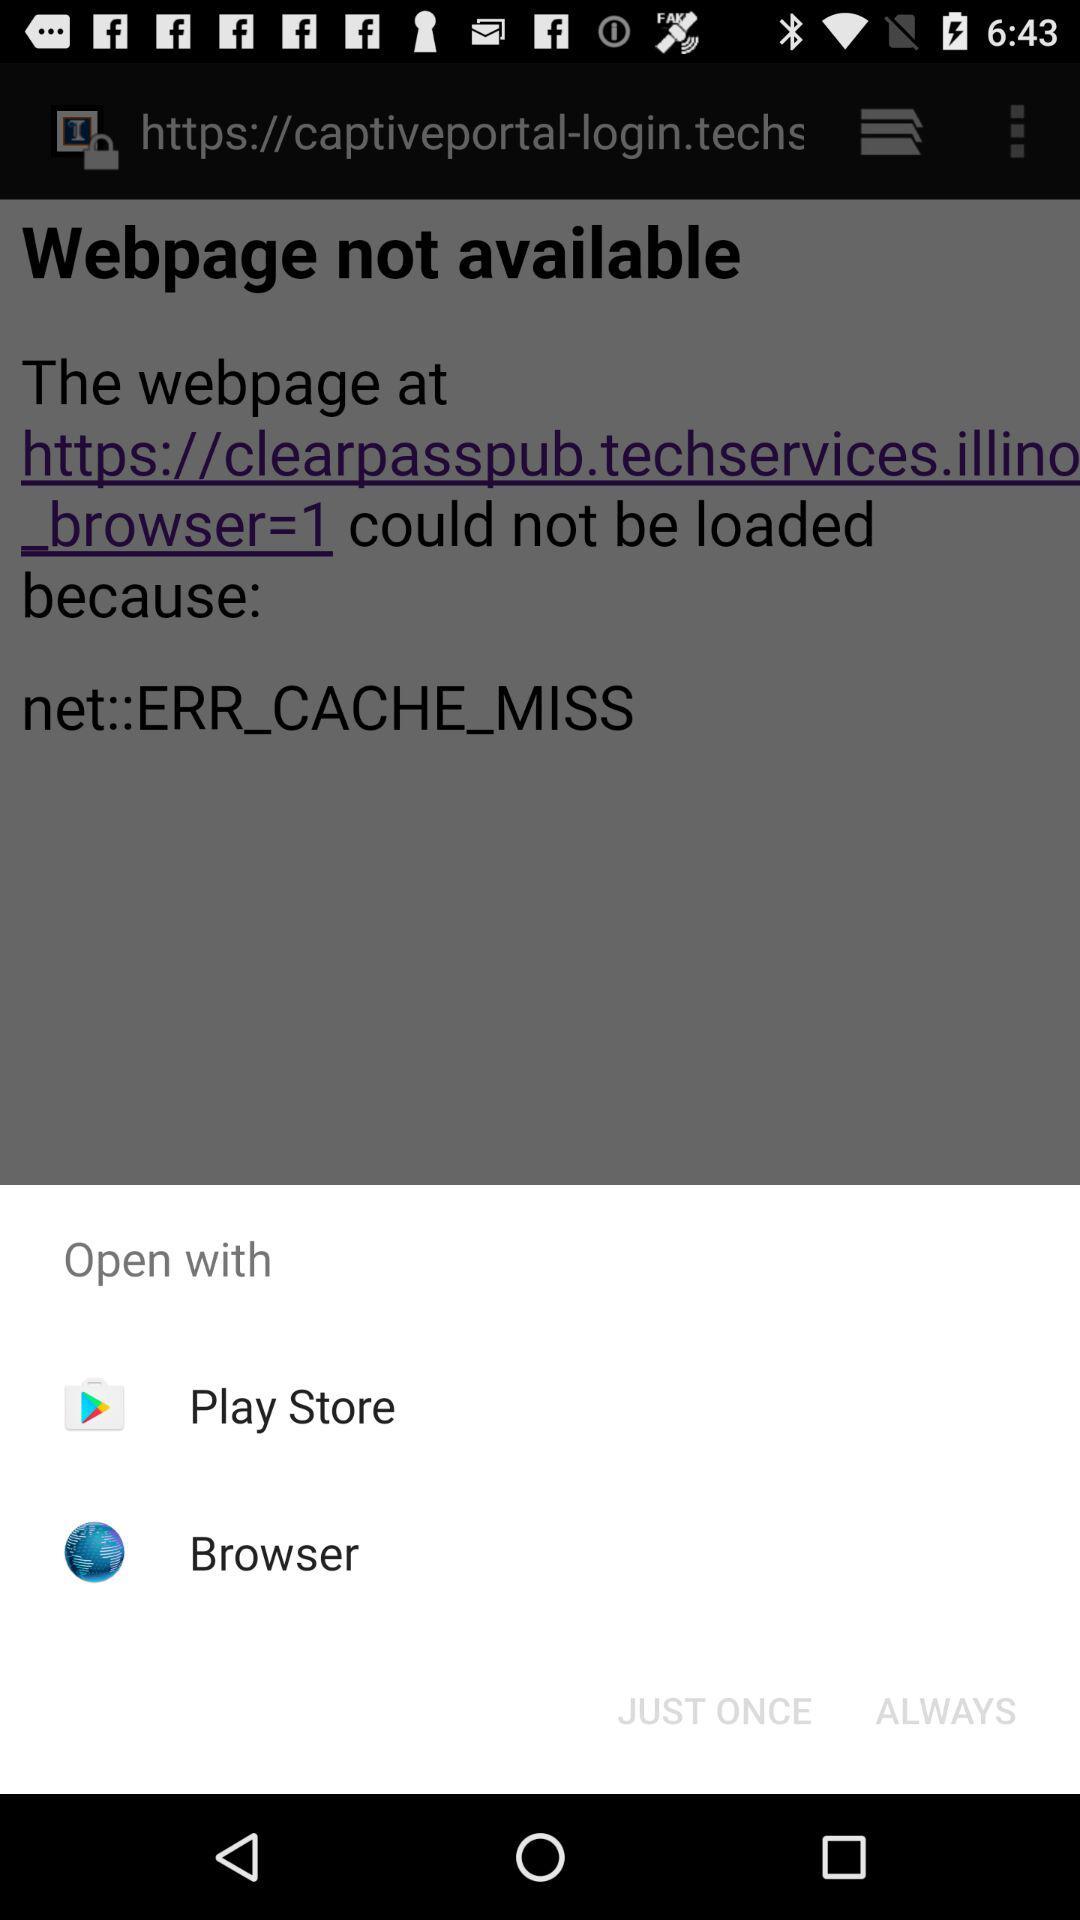 This screenshot has height=1920, width=1080. I want to click on the item below open with icon, so click(713, 1708).